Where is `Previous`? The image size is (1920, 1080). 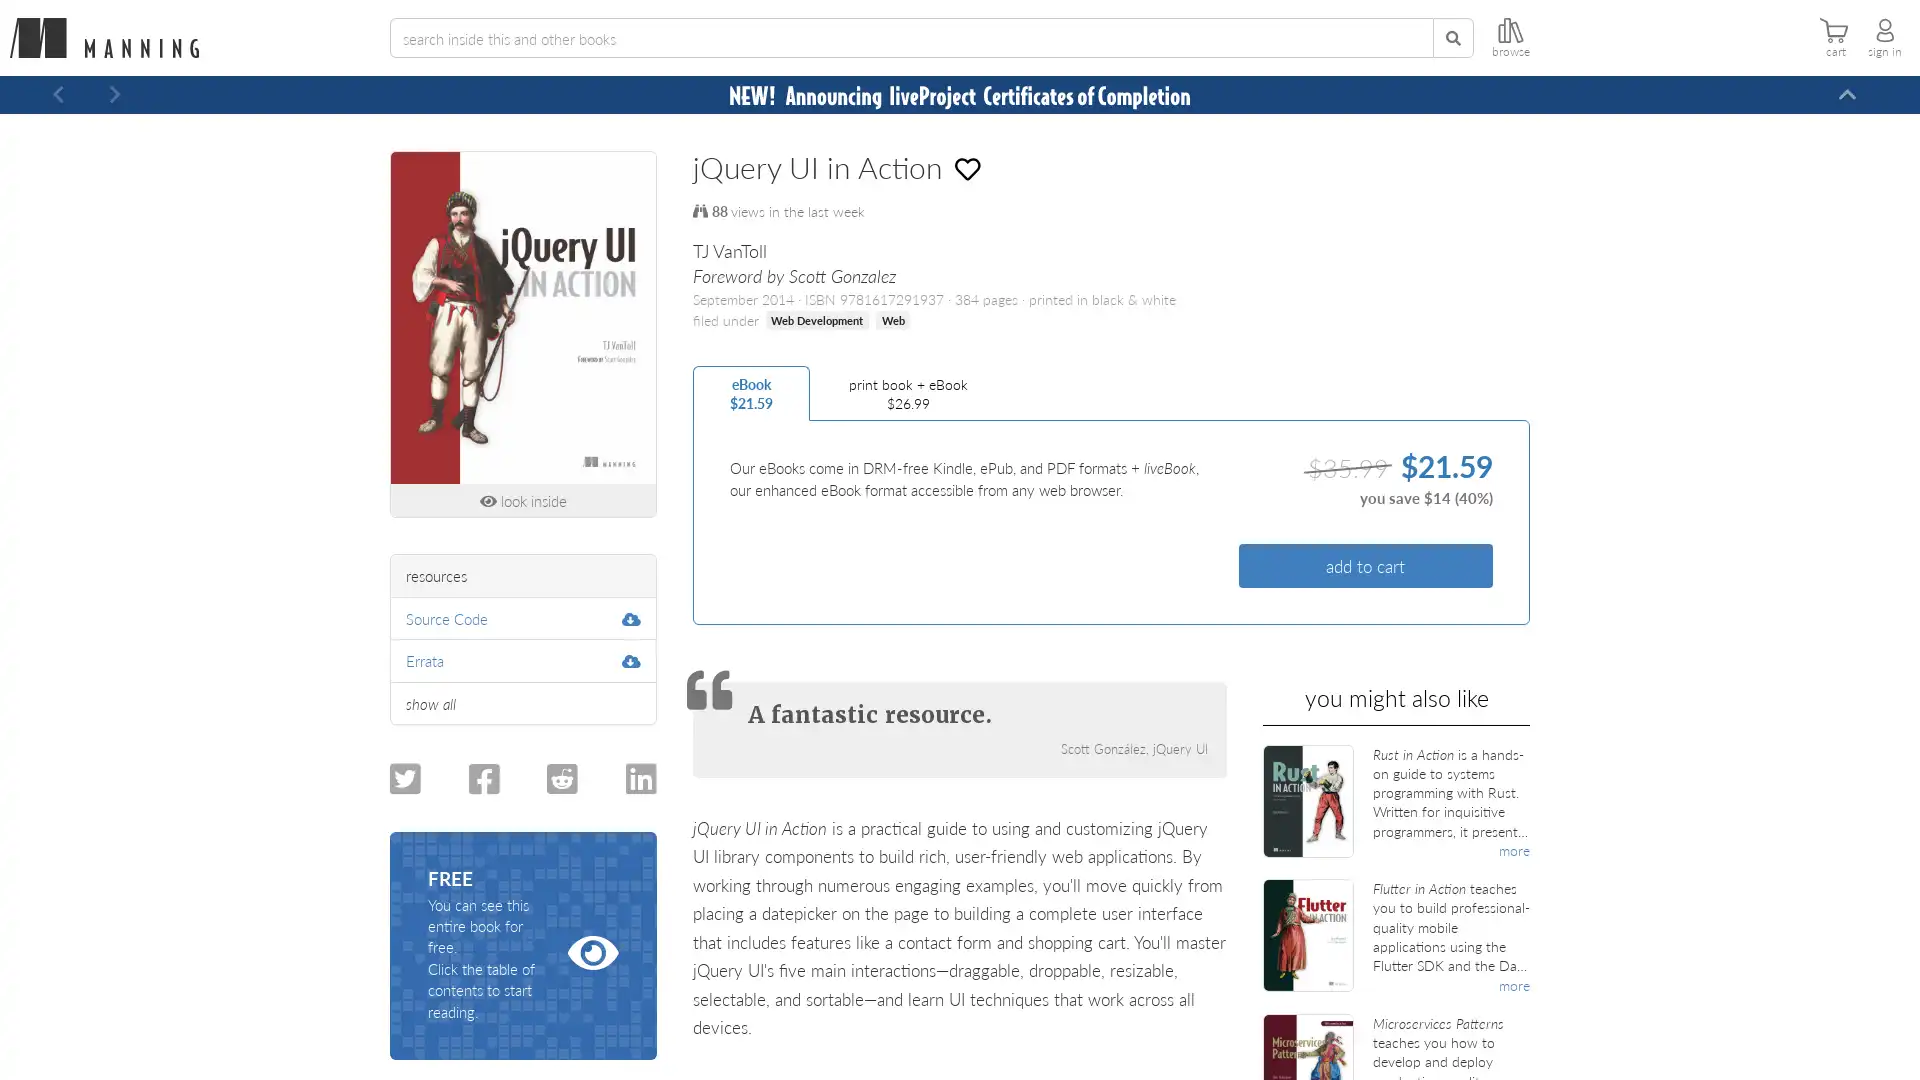
Previous is located at coordinates (58, 95).